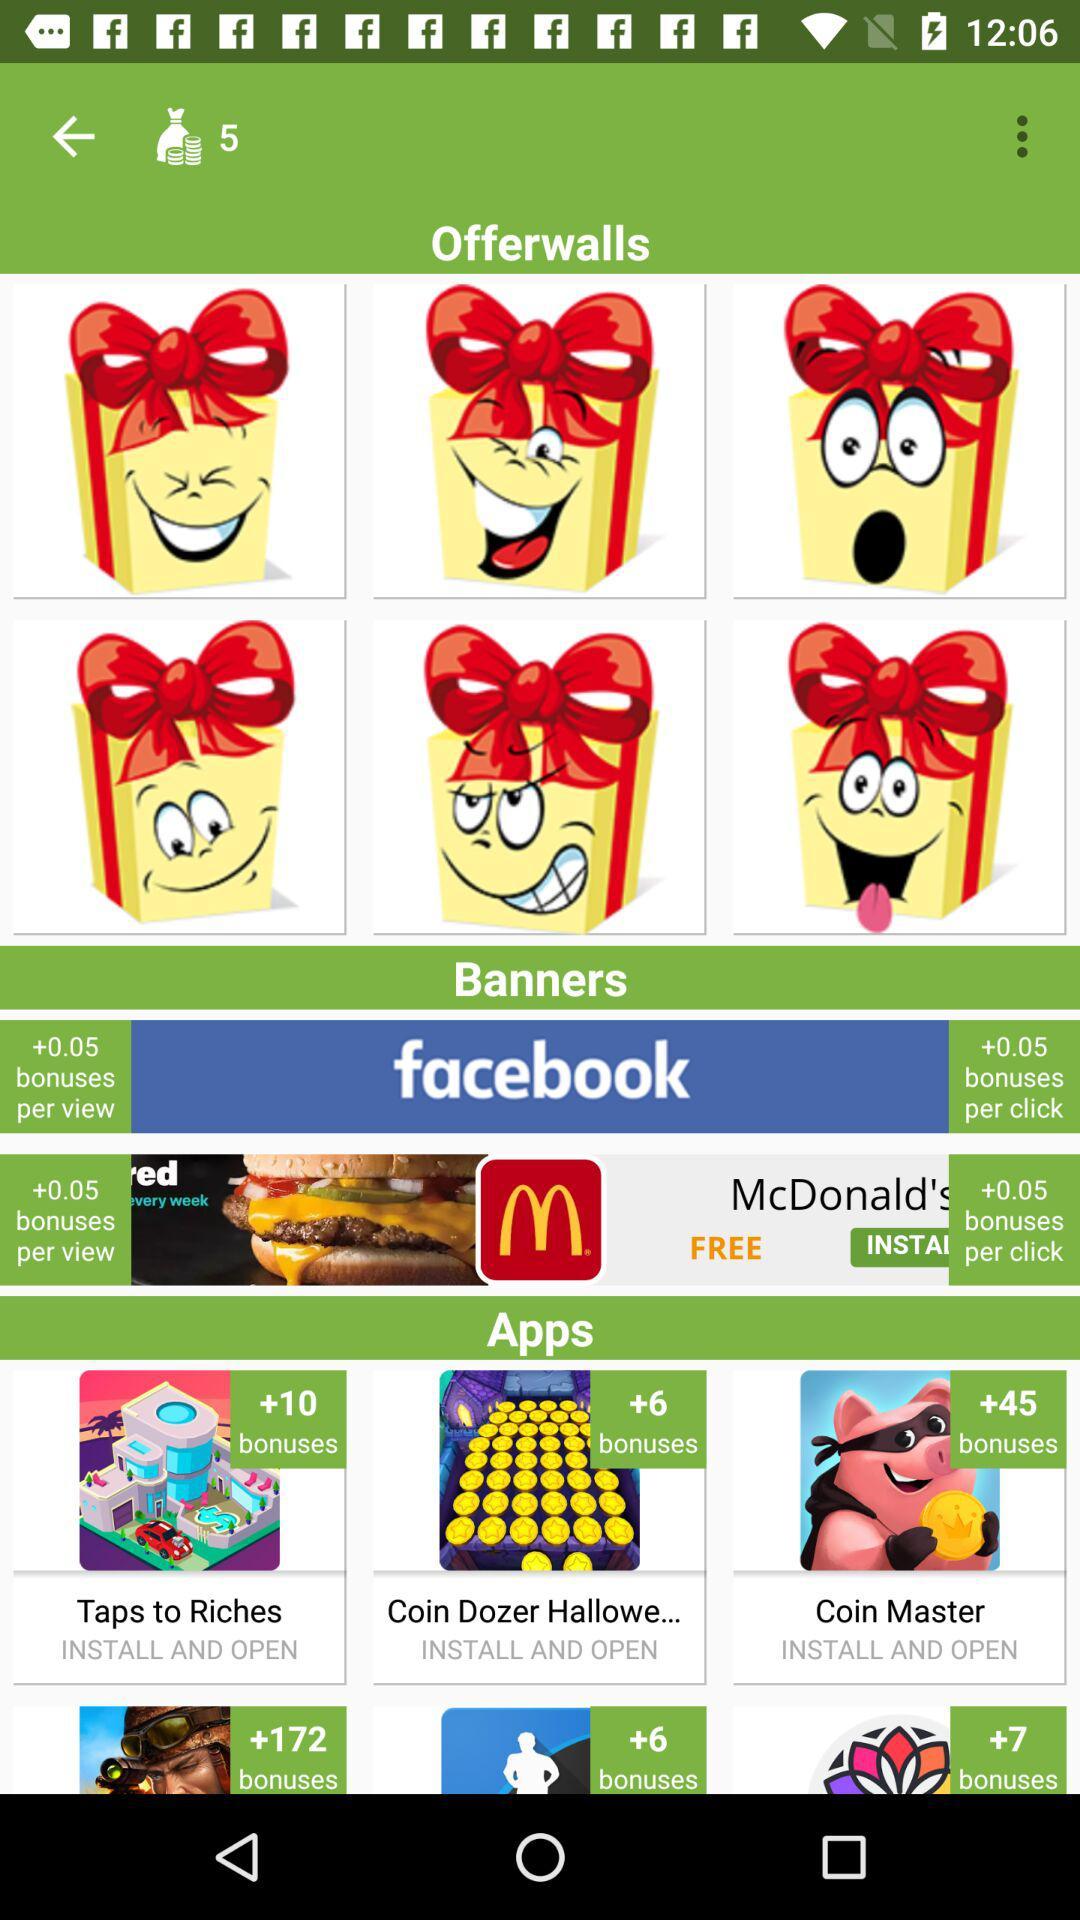  Describe the element at coordinates (72, 135) in the screenshot. I see `the item above the offerwalls` at that location.